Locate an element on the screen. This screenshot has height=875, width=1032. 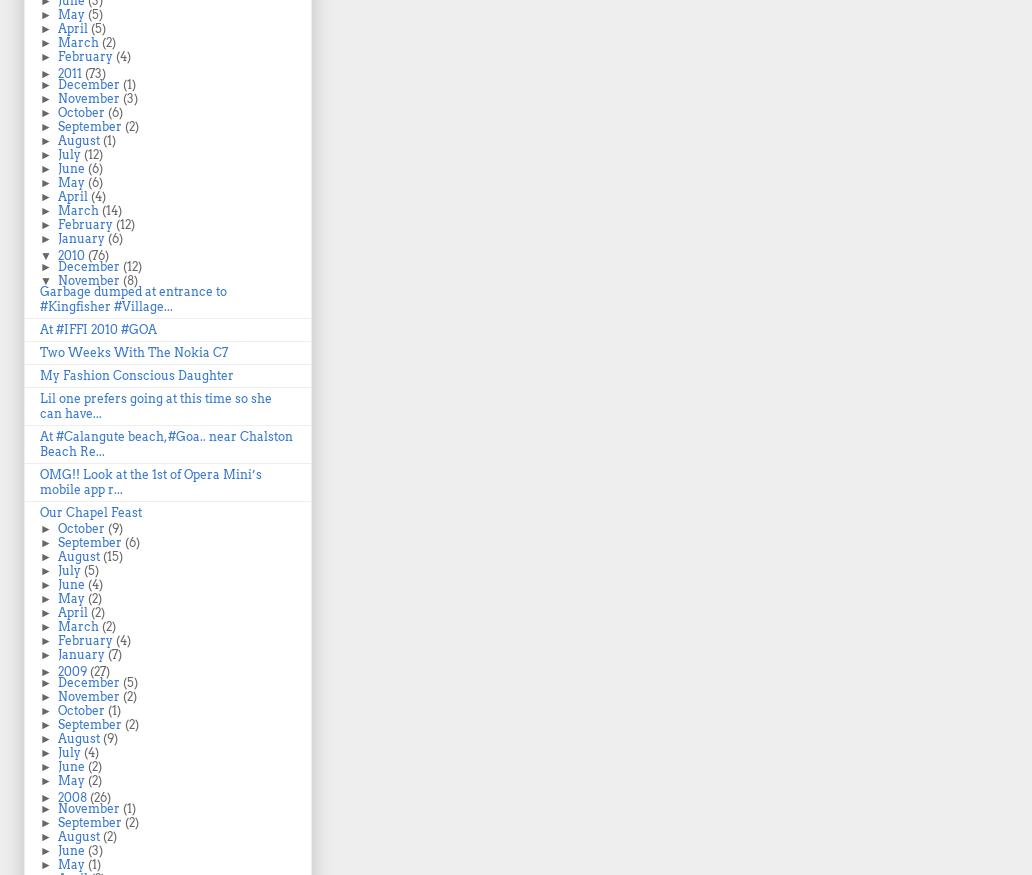
'(14)' is located at coordinates (101, 210).